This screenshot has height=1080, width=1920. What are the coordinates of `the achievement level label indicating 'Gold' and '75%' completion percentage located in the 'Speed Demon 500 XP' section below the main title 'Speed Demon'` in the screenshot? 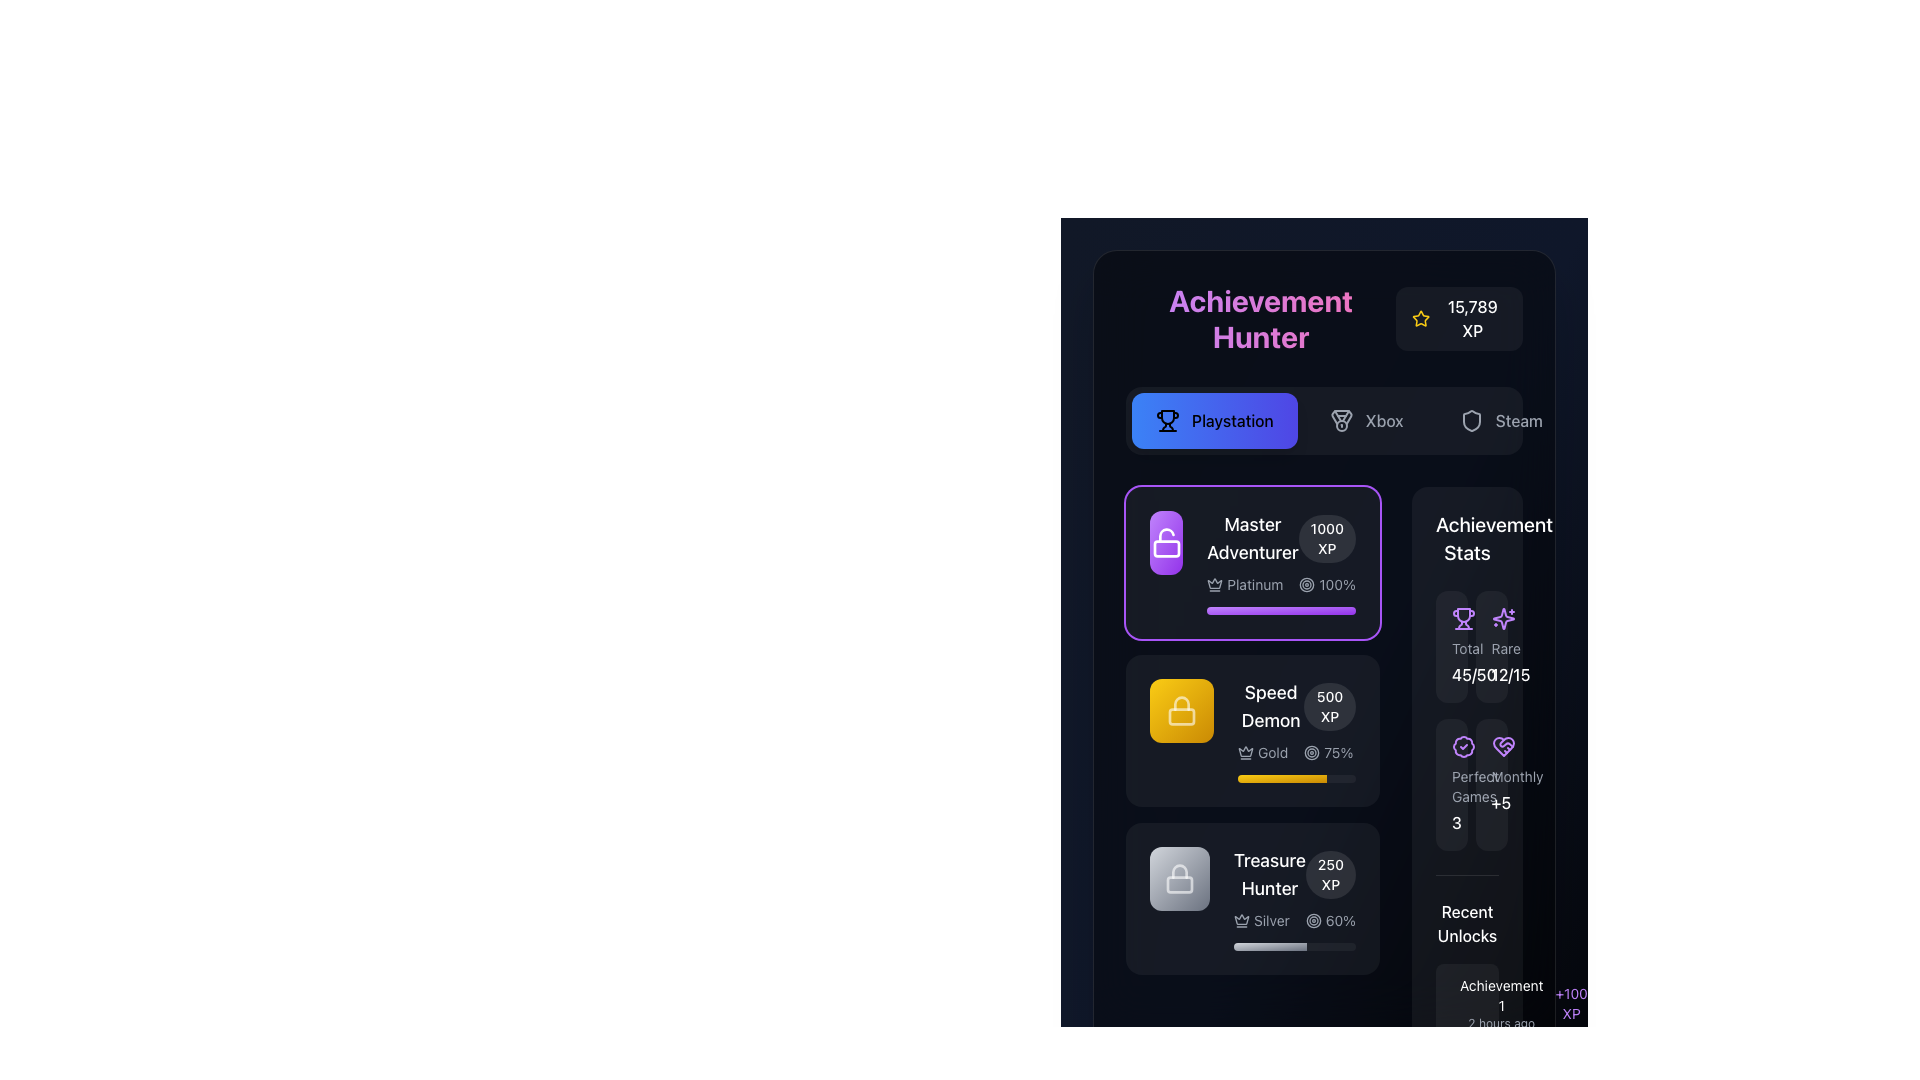 It's located at (1296, 752).